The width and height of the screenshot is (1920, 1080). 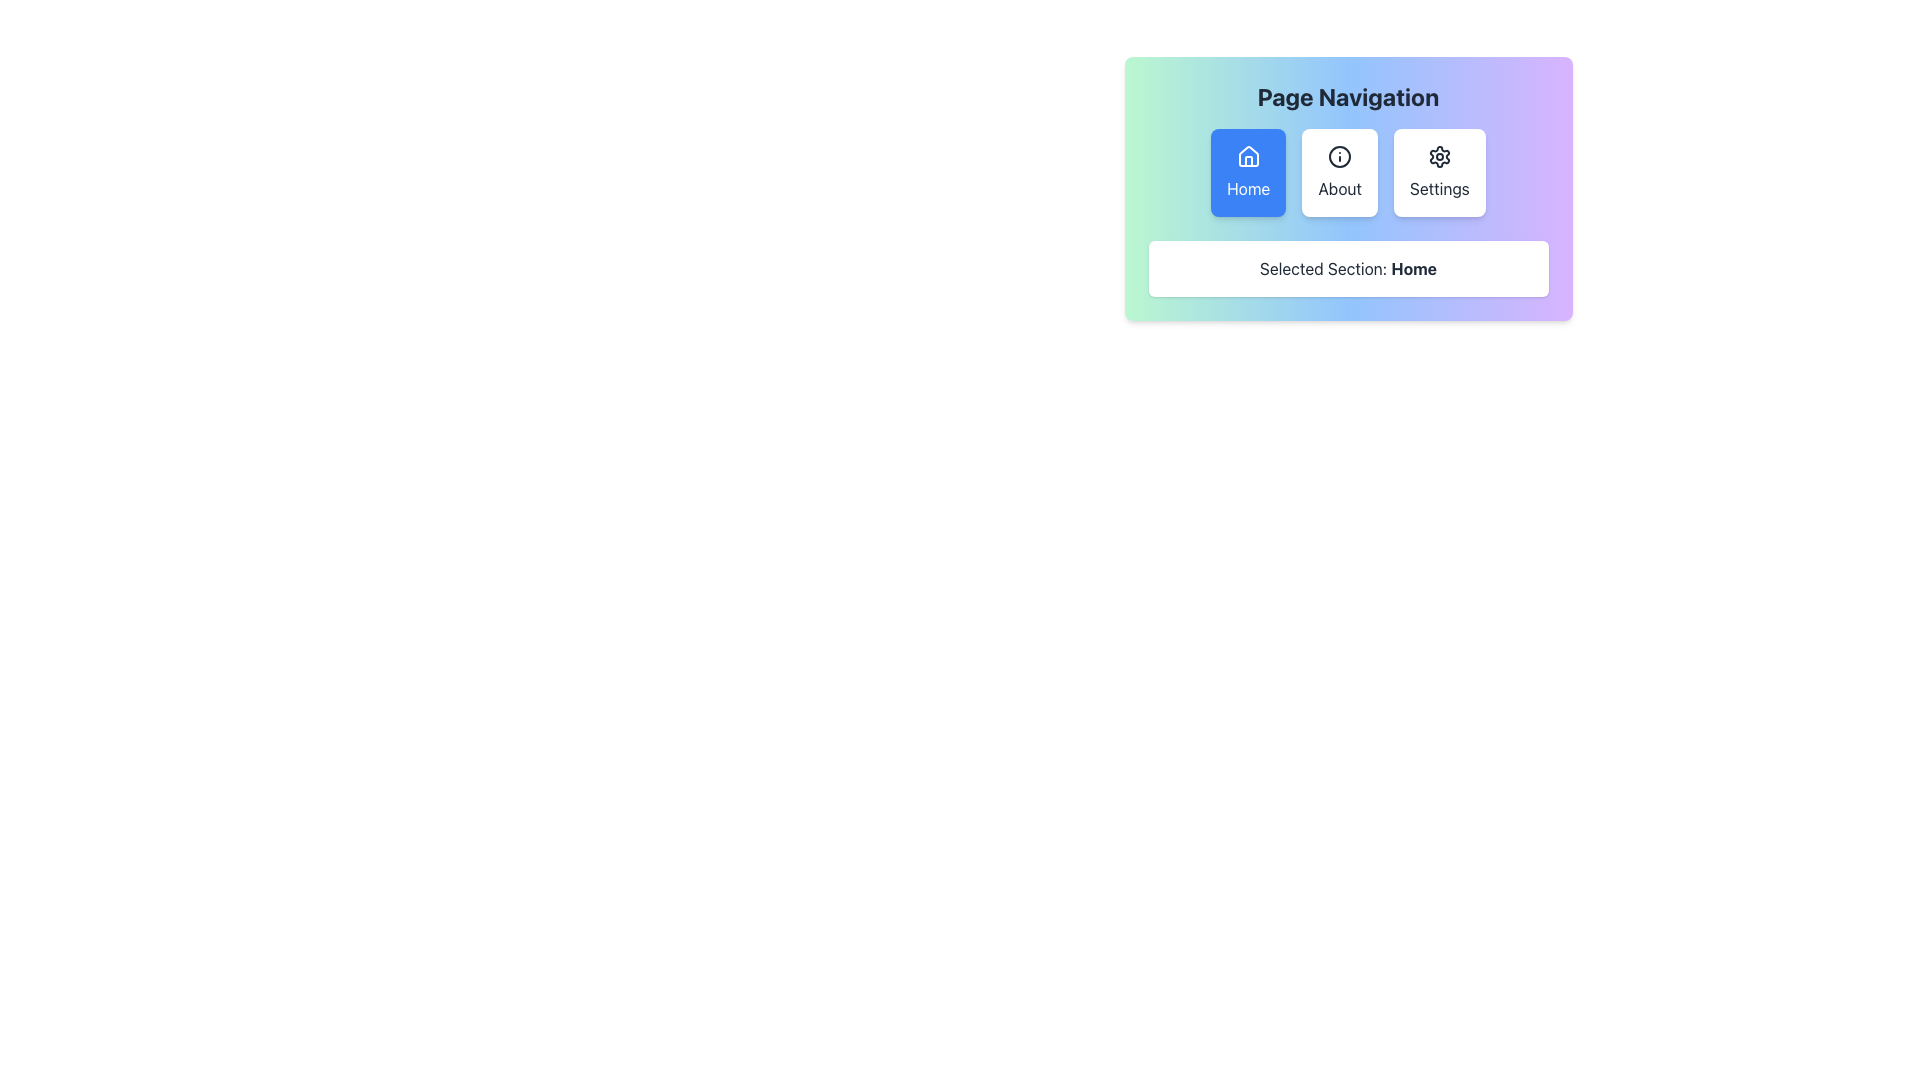 What do you see at coordinates (1247, 160) in the screenshot?
I see `the vertical line of the 'Home' button, which is part of the house icon located in the 'Page Navigation' section` at bounding box center [1247, 160].